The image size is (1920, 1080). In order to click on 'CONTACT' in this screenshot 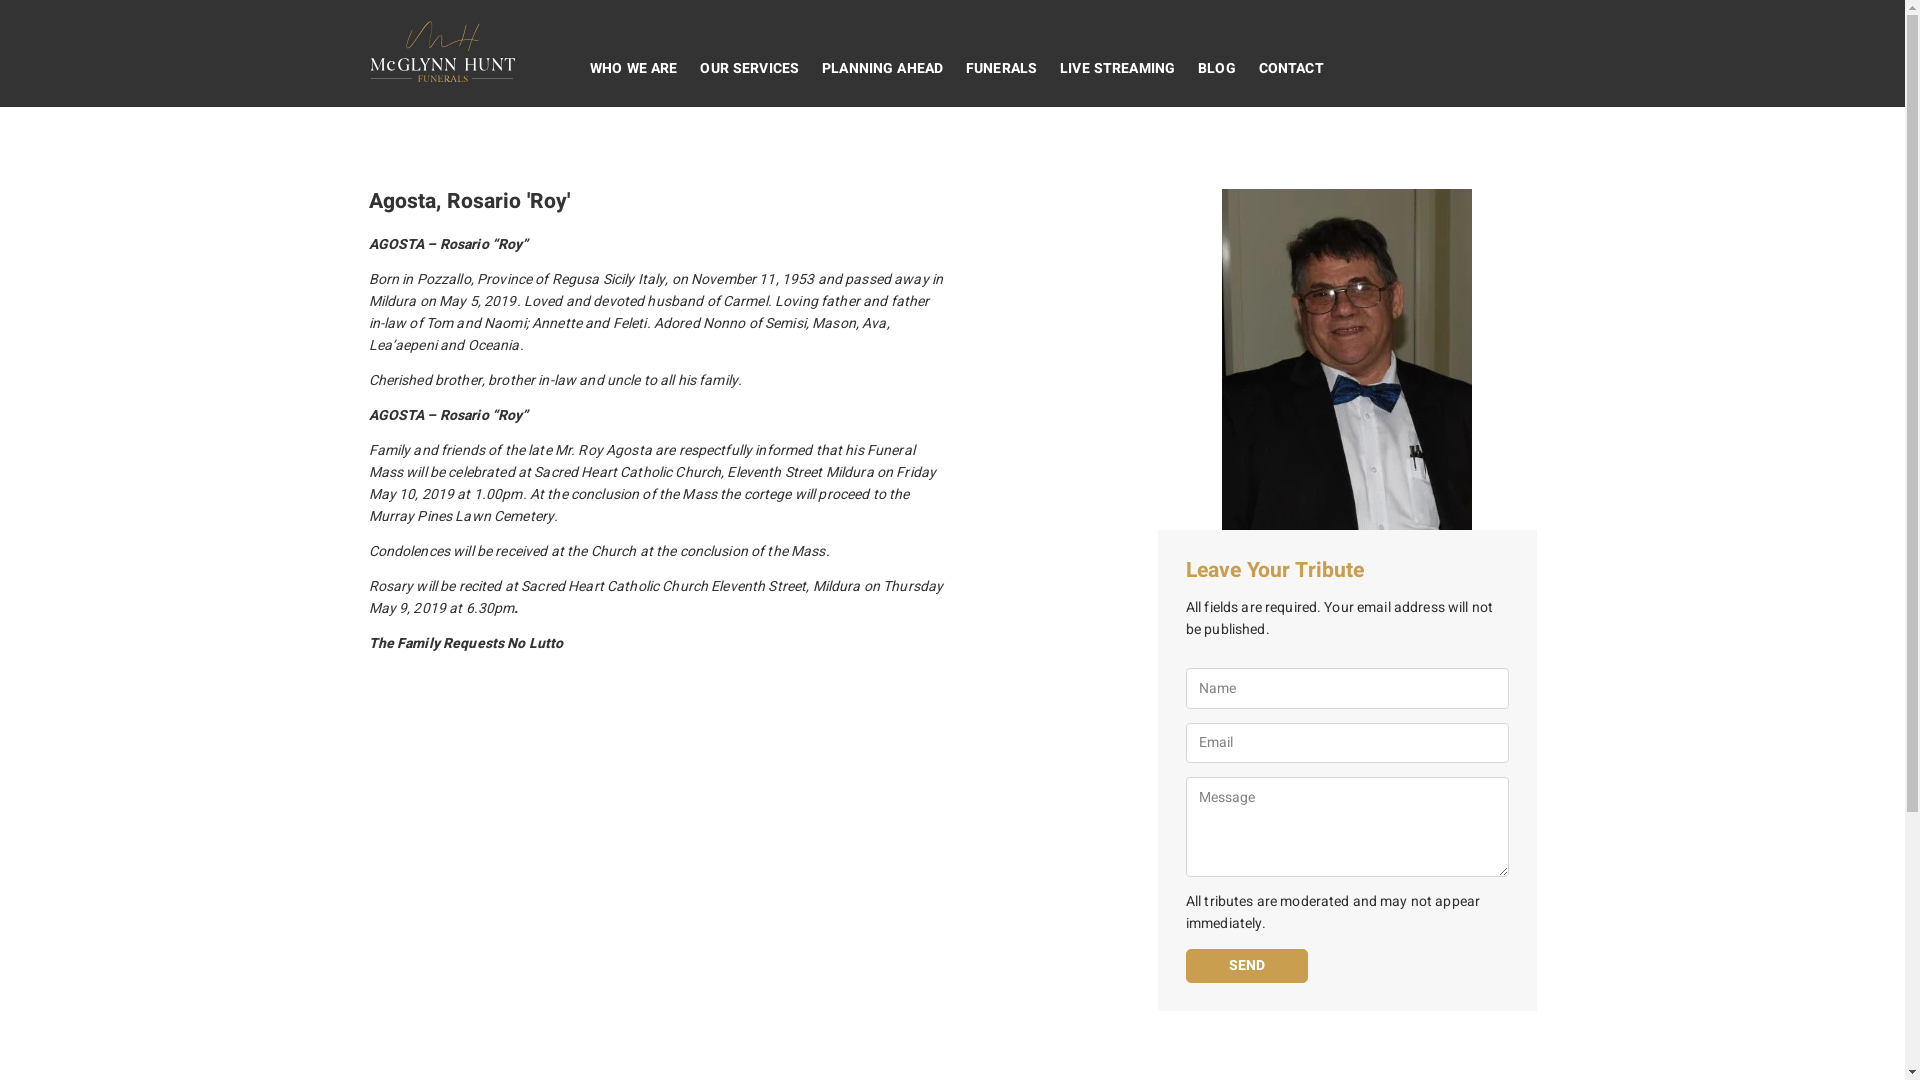, I will do `click(1247, 68)`.